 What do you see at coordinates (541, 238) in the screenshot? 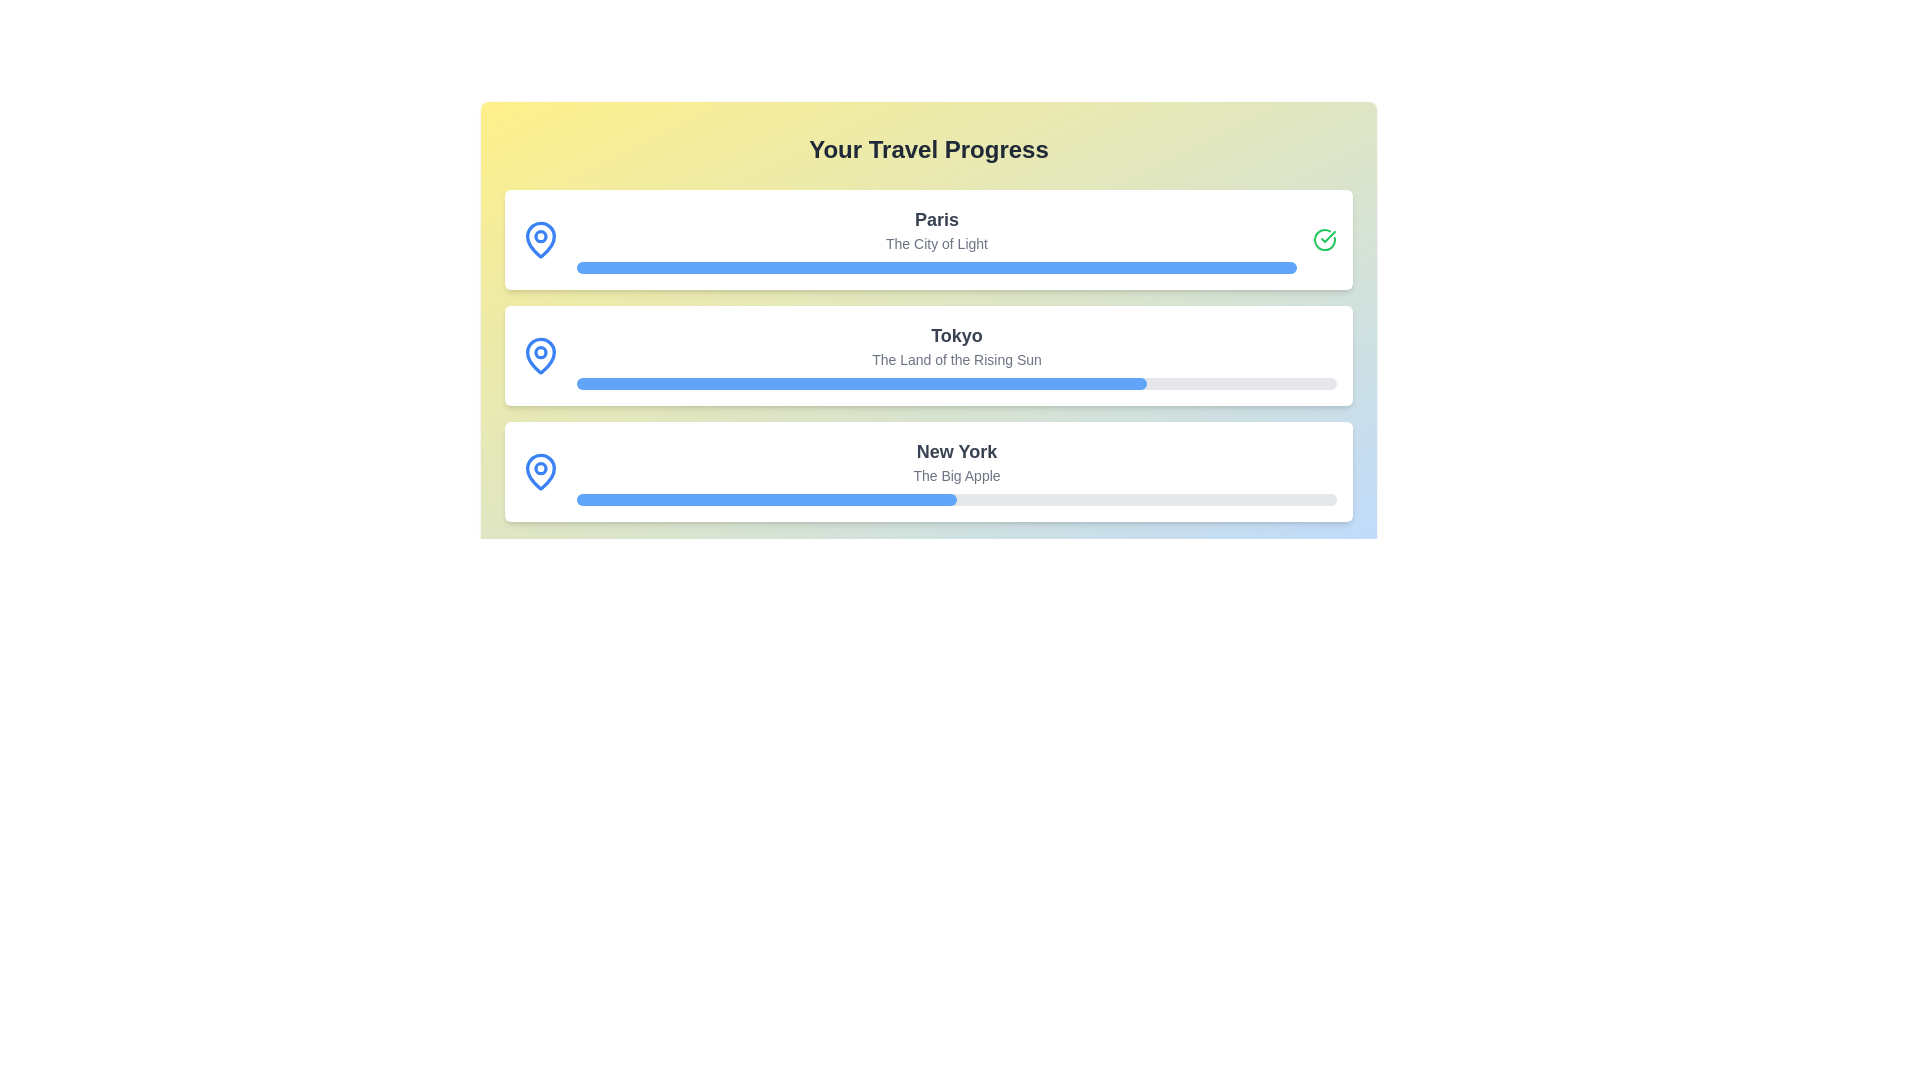
I see `the lower part of the blue map pin icon located in the first row of the travel progress list, adjacent to the text 'Paris'` at bounding box center [541, 238].